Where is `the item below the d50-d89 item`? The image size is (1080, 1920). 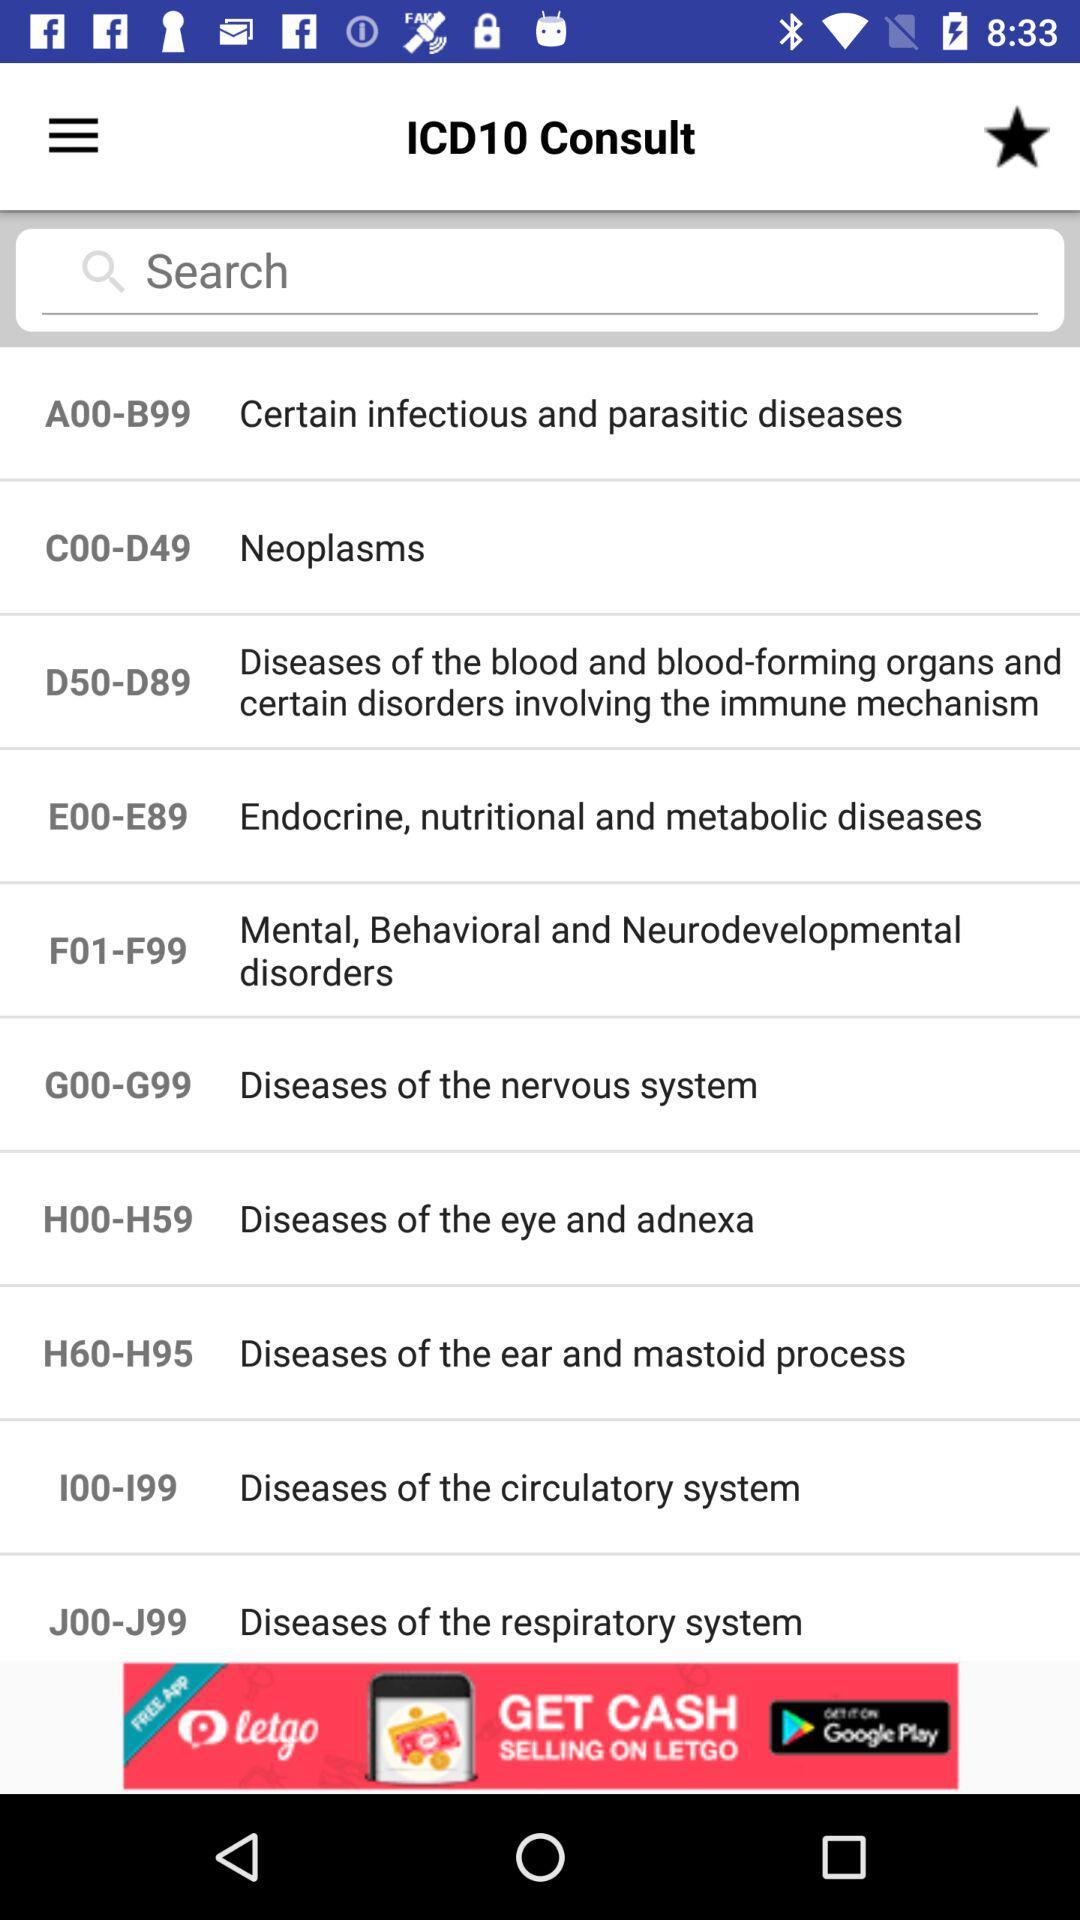
the item below the d50-d89 item is located at coordinates (658, 815).